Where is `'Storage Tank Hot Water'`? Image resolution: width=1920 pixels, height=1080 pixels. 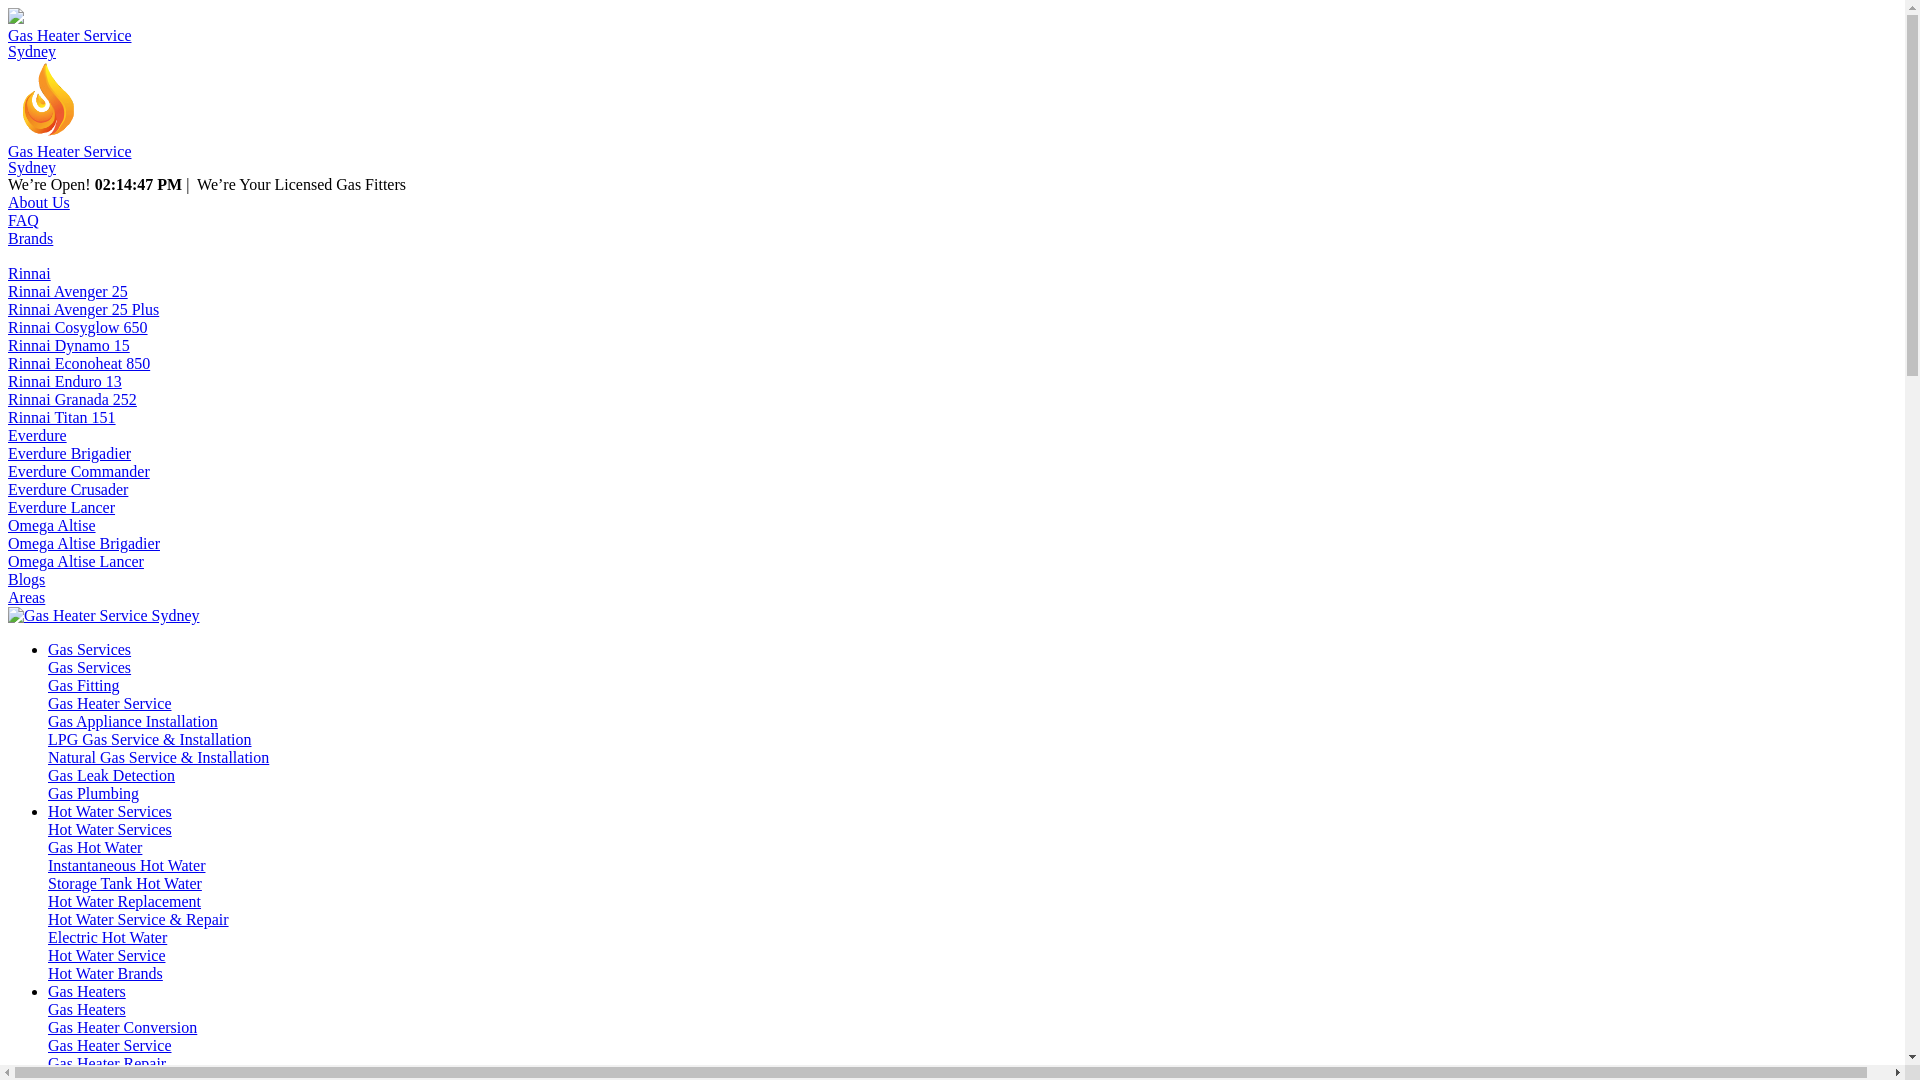
'Storage Tank Hot Water' is located at coordinates (123, 882).